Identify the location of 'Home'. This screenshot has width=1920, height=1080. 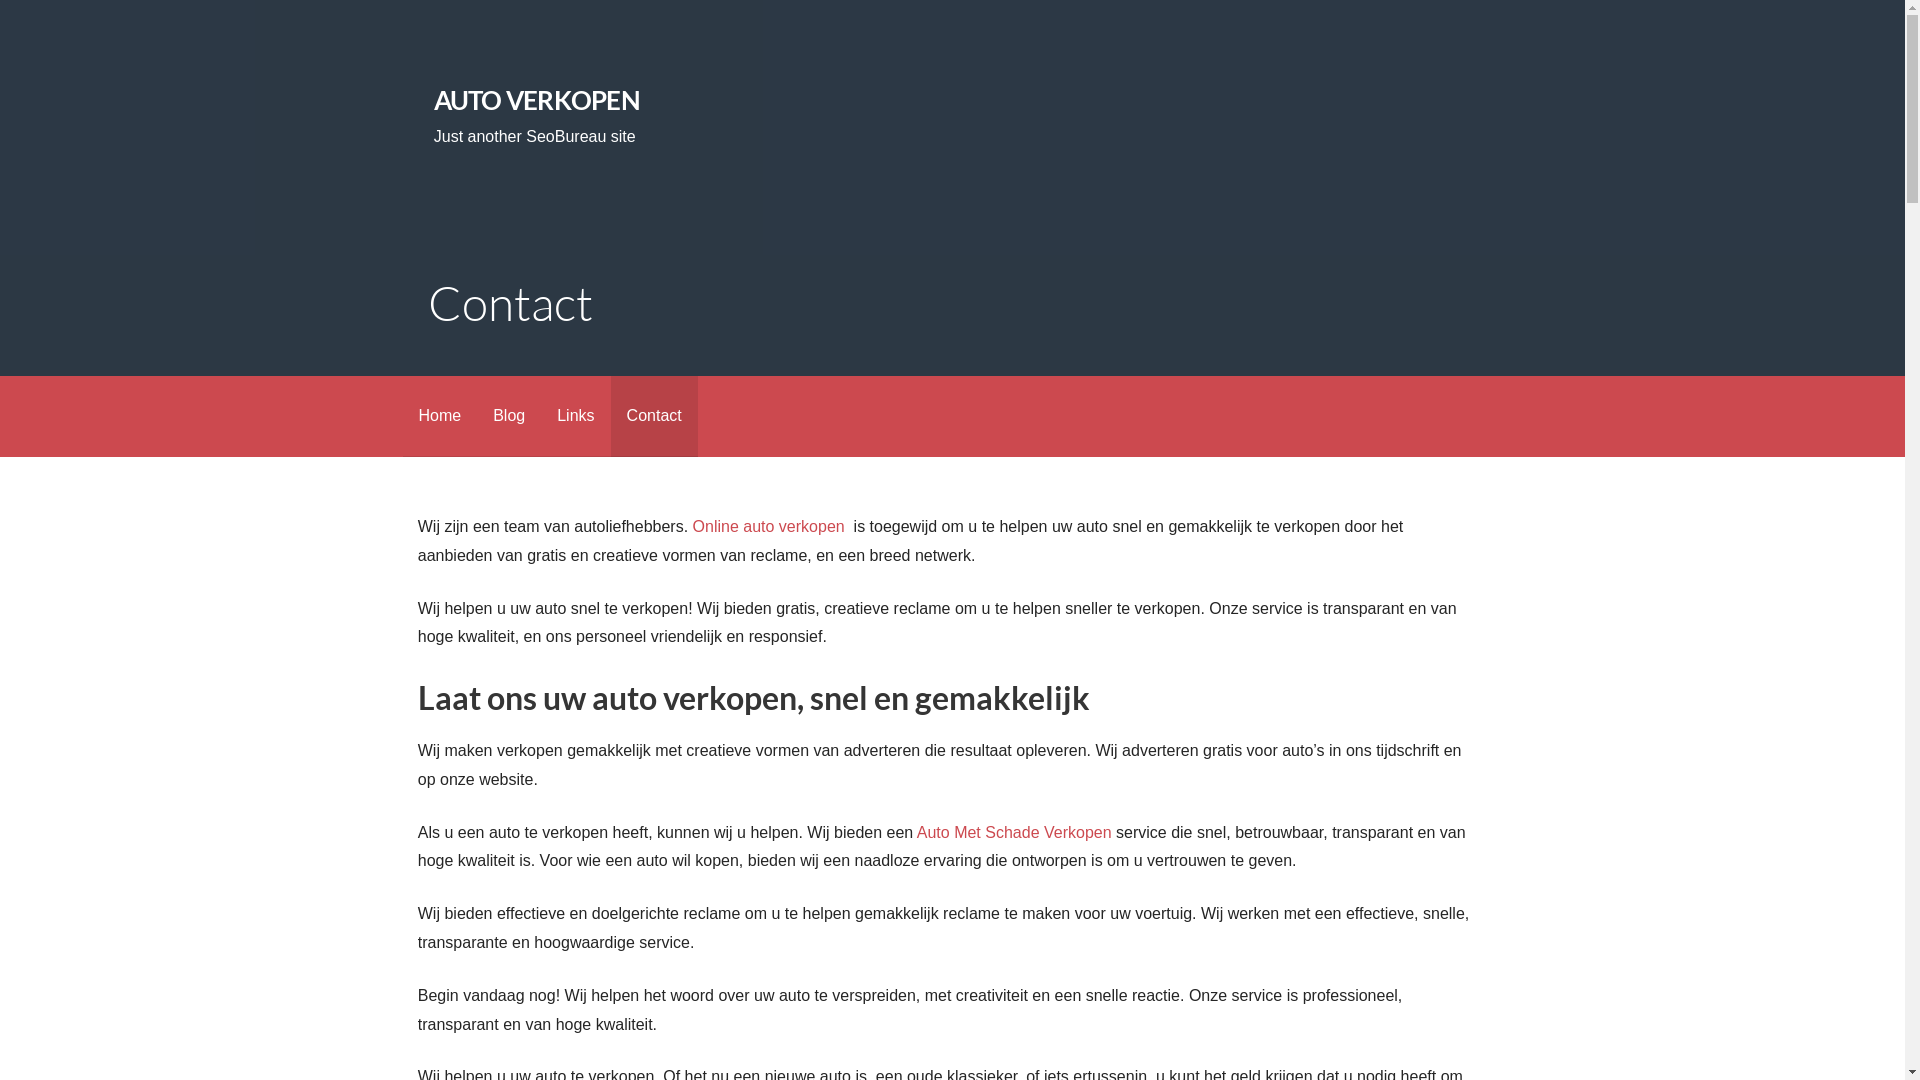
(401, 415).